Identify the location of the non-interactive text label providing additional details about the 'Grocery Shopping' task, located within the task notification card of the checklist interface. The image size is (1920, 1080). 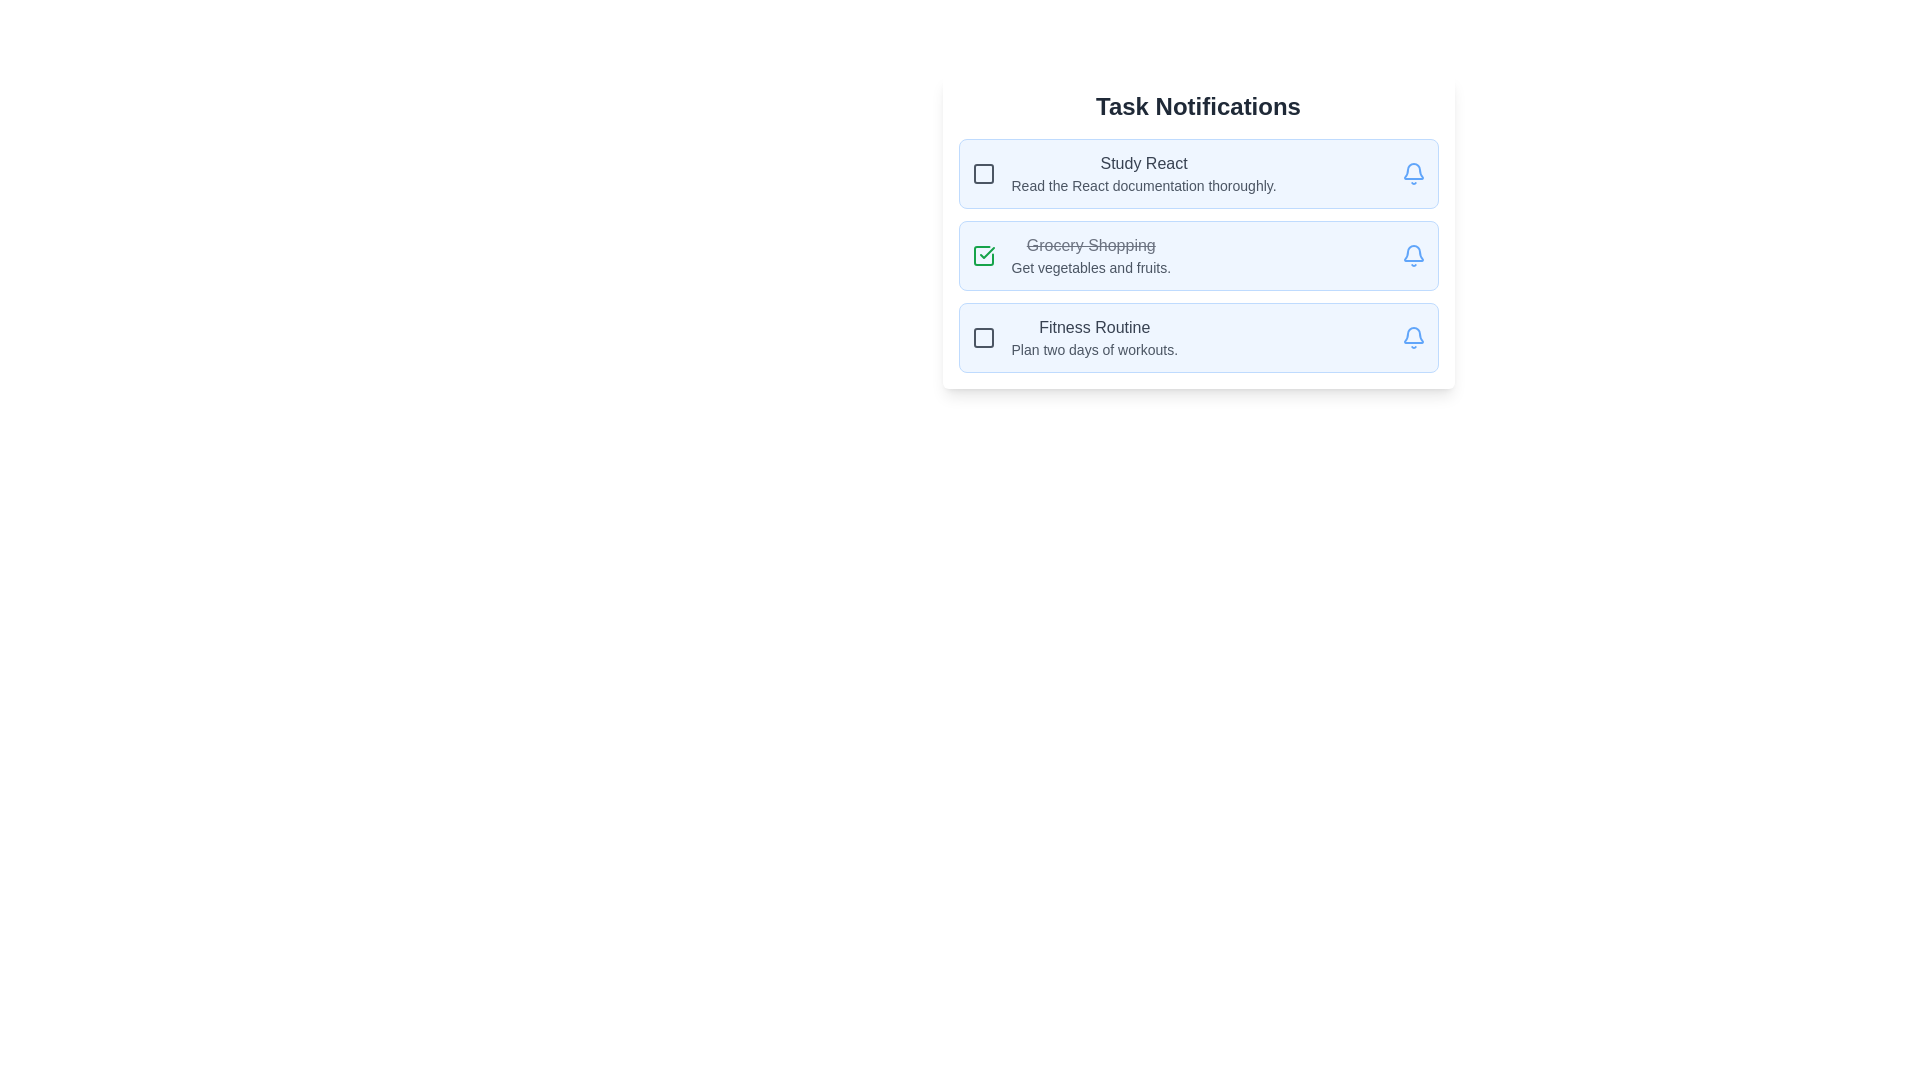
(1090, 266).